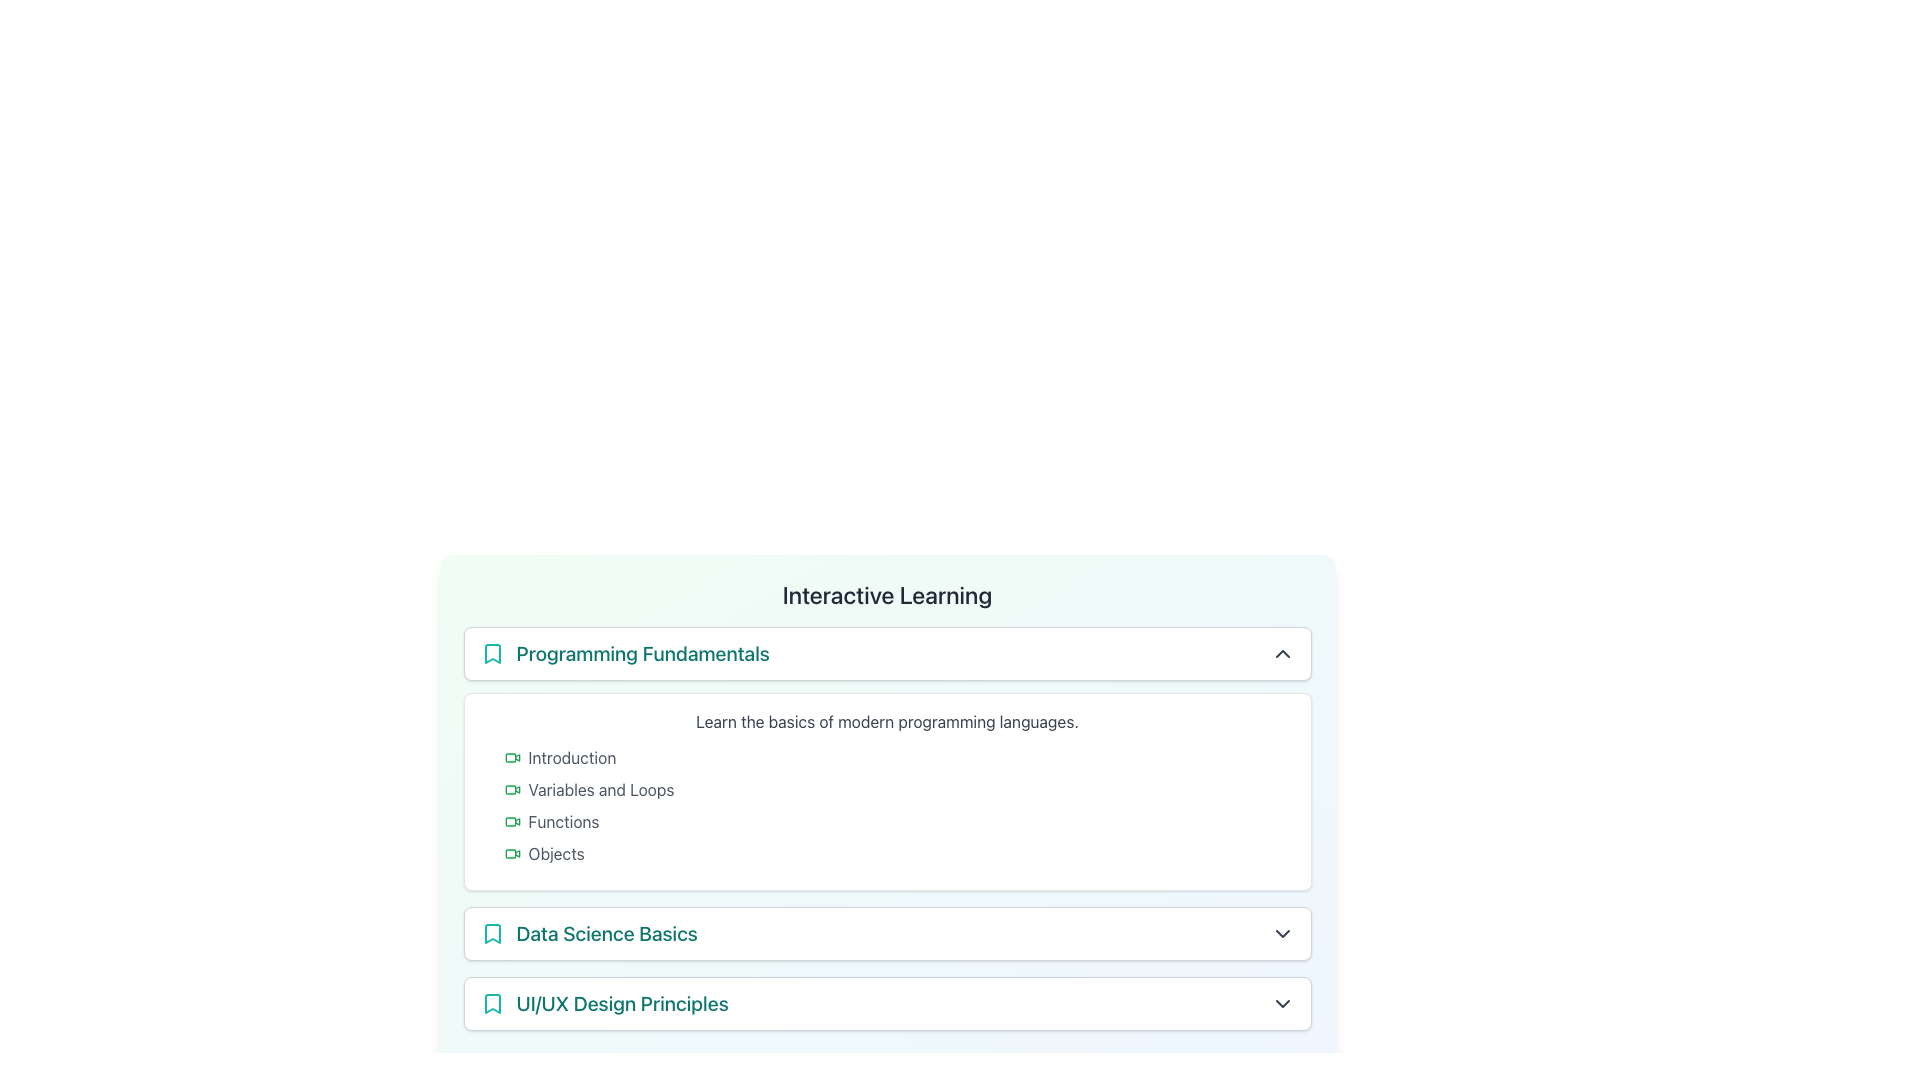 The image size is (1920, 1080). What do you see at coordinates (492, 654) in the screenshot?
I see `the teal bookmark icon located immediately to the left of the text 'Programming Fundamentals'` at bounding box center [492, 654].